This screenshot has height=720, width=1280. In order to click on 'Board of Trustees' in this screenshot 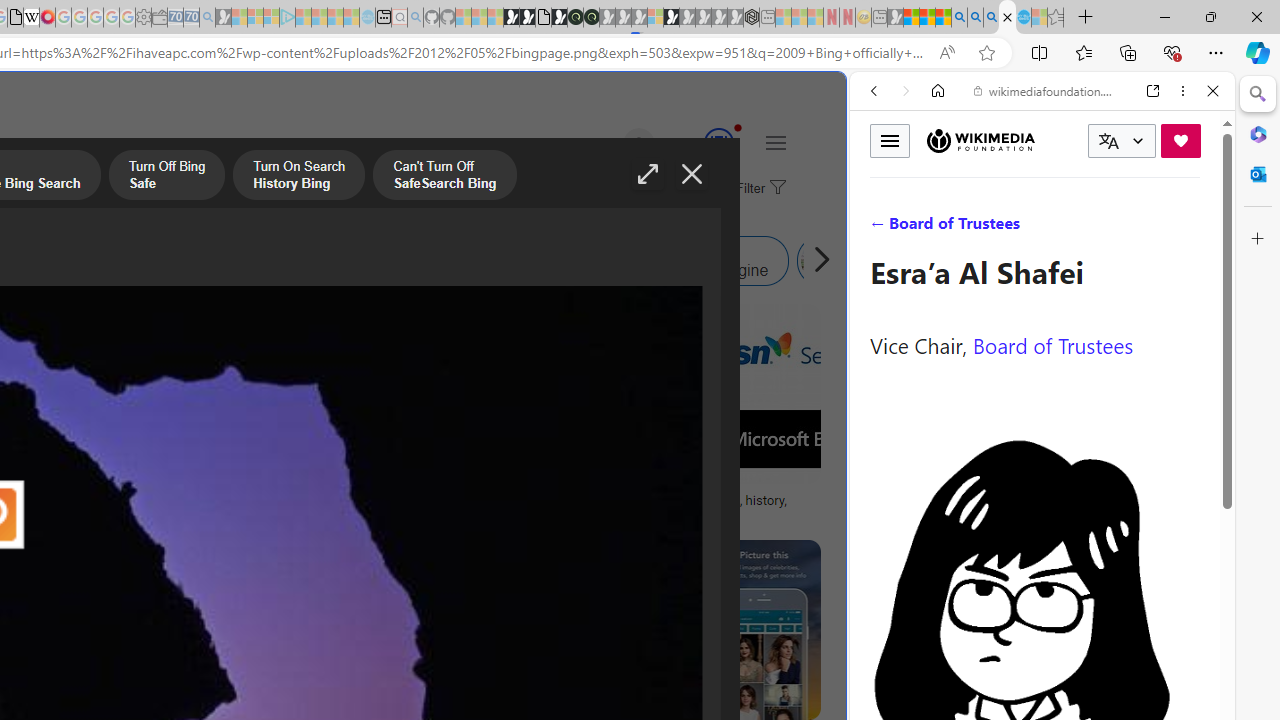, I will do `click(1052, 343)`.